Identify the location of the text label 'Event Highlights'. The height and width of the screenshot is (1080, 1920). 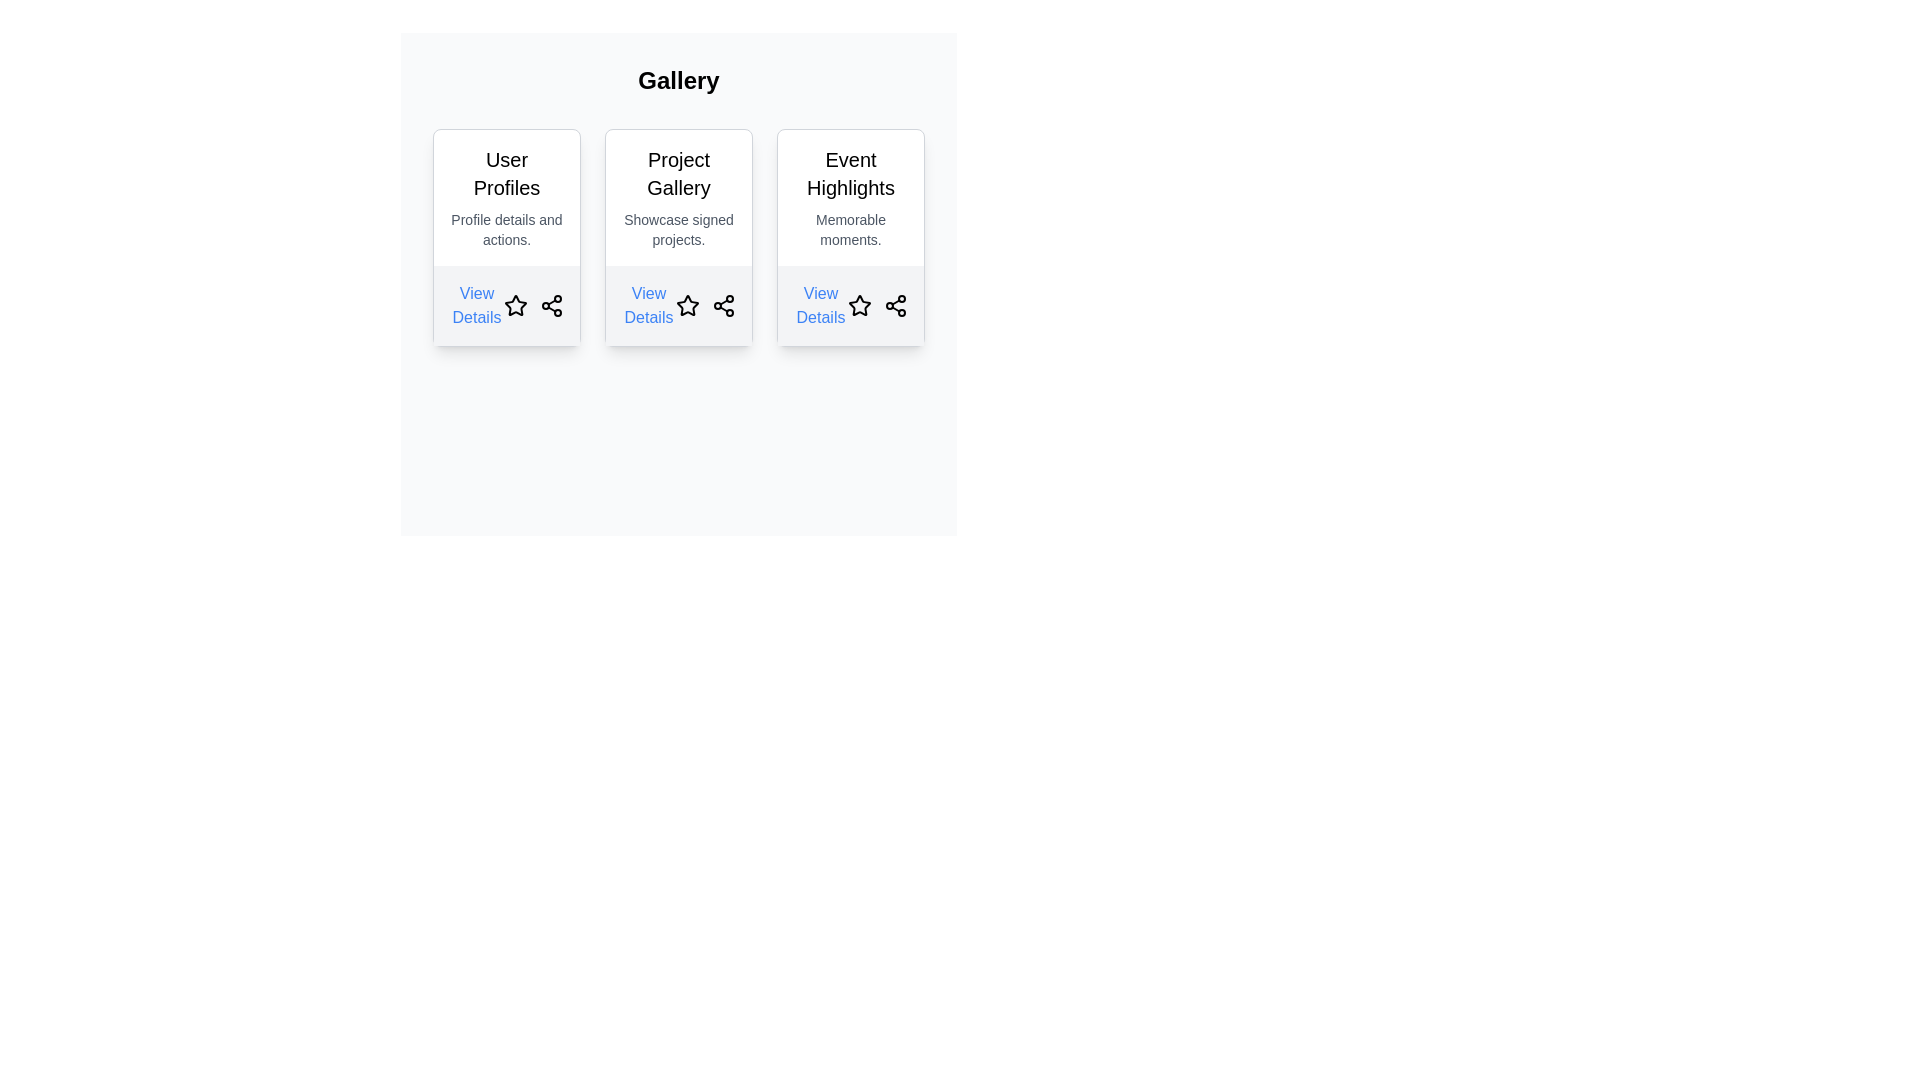
(850, 172).